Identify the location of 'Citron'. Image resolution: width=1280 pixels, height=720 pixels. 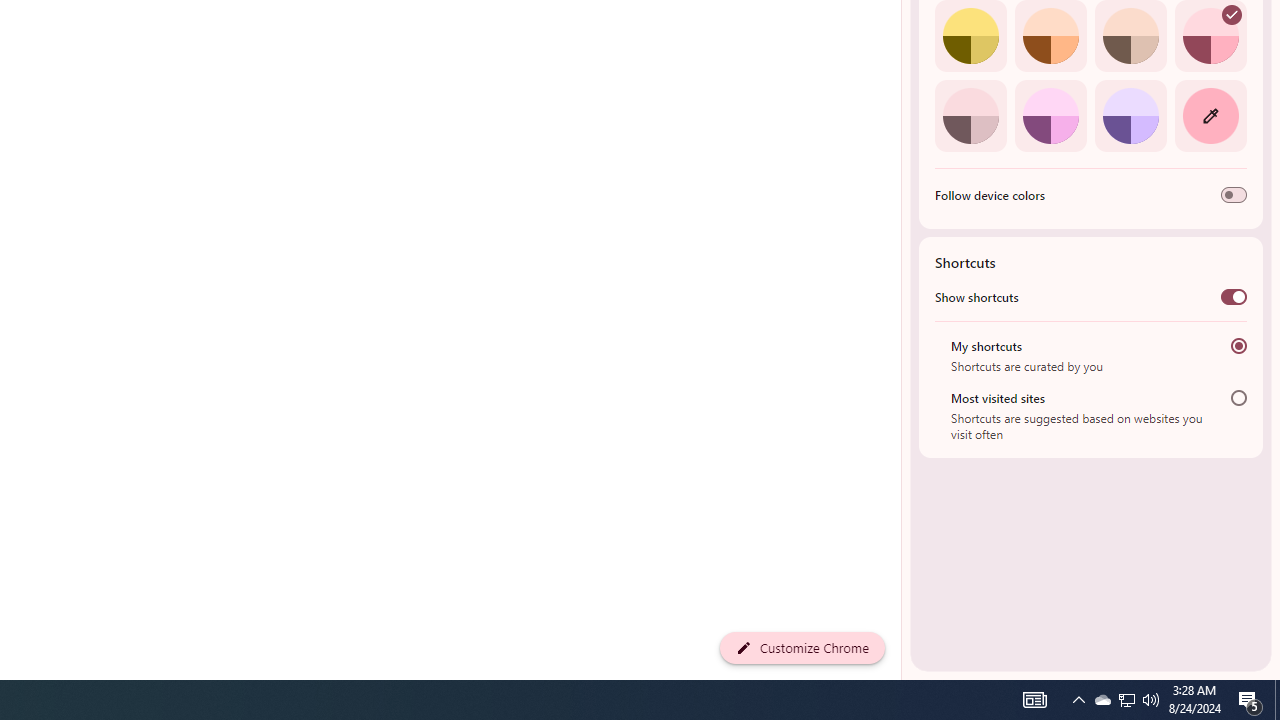
(970, 36).